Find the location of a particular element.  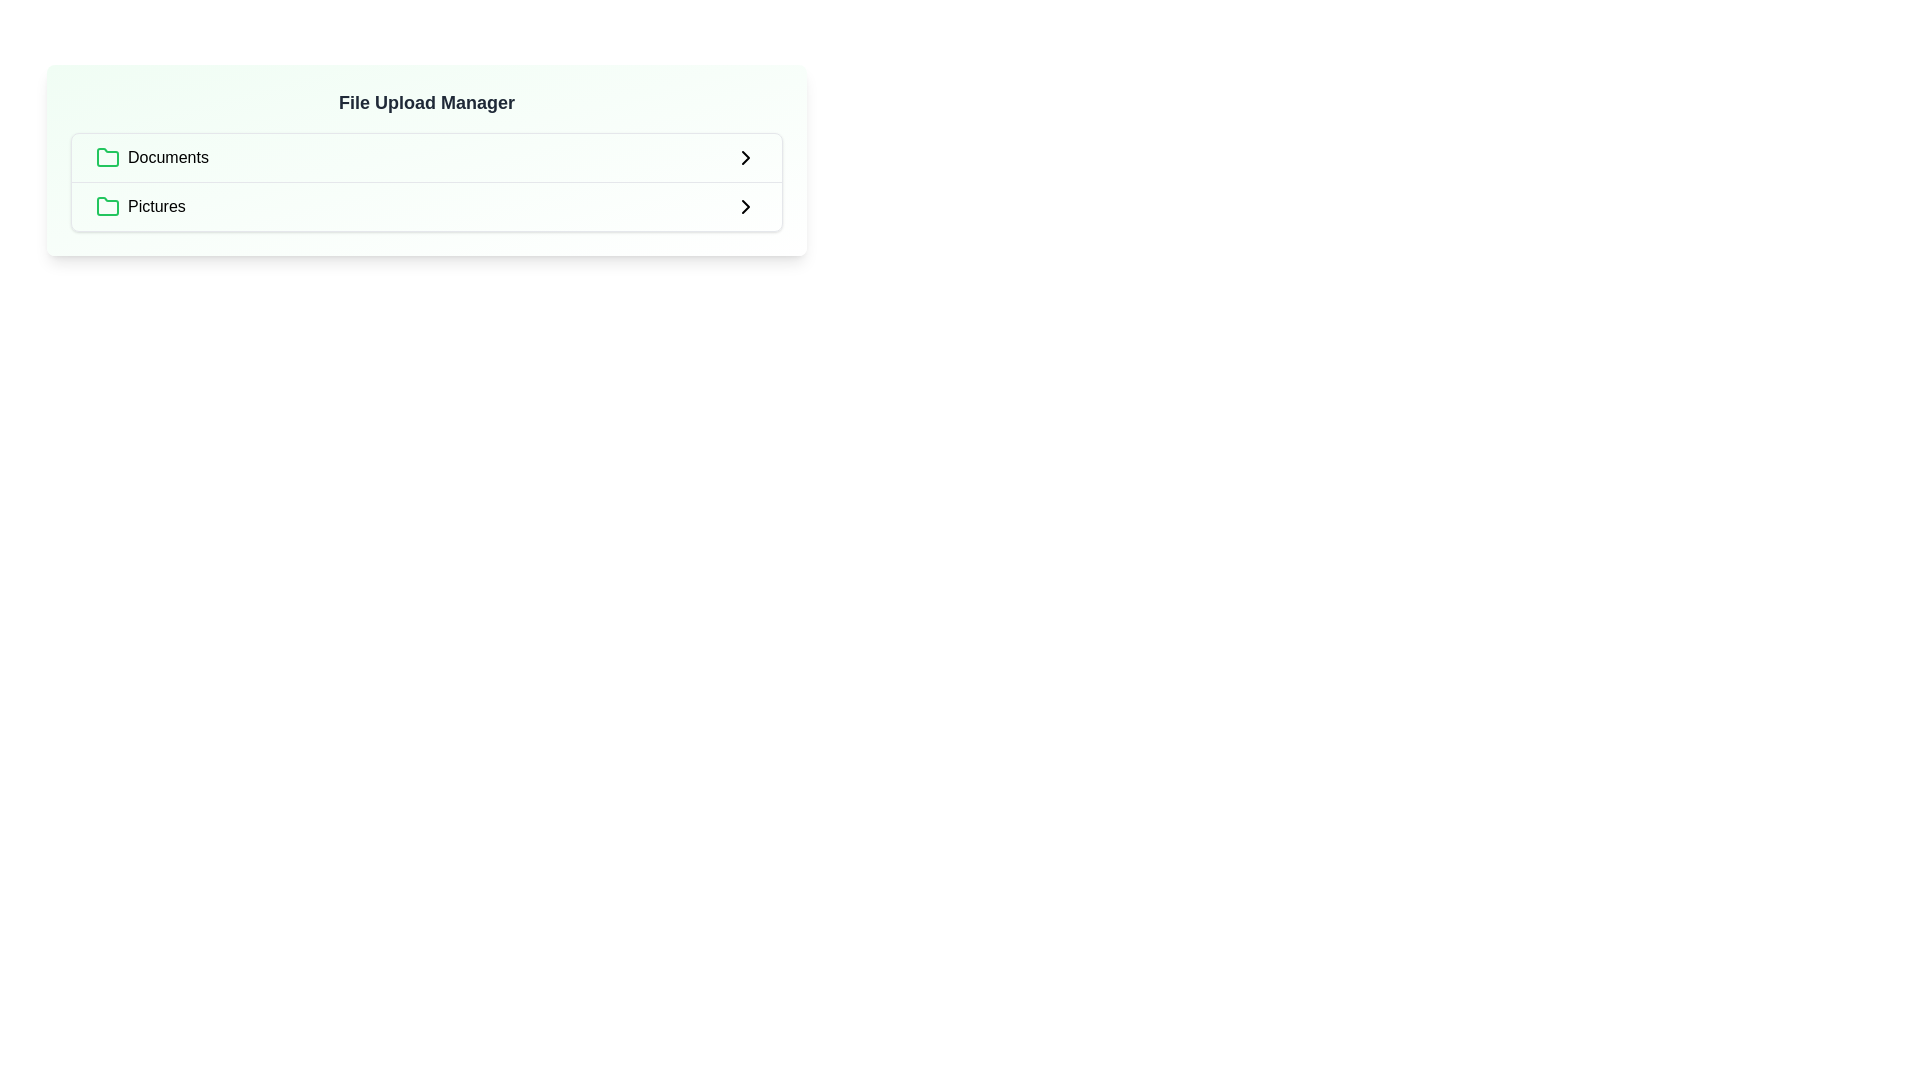

the 'Pictures' folder selectable list item, which is the second item in the list within the 'File Upload Manager' interface is located at coordinates (139, 207).